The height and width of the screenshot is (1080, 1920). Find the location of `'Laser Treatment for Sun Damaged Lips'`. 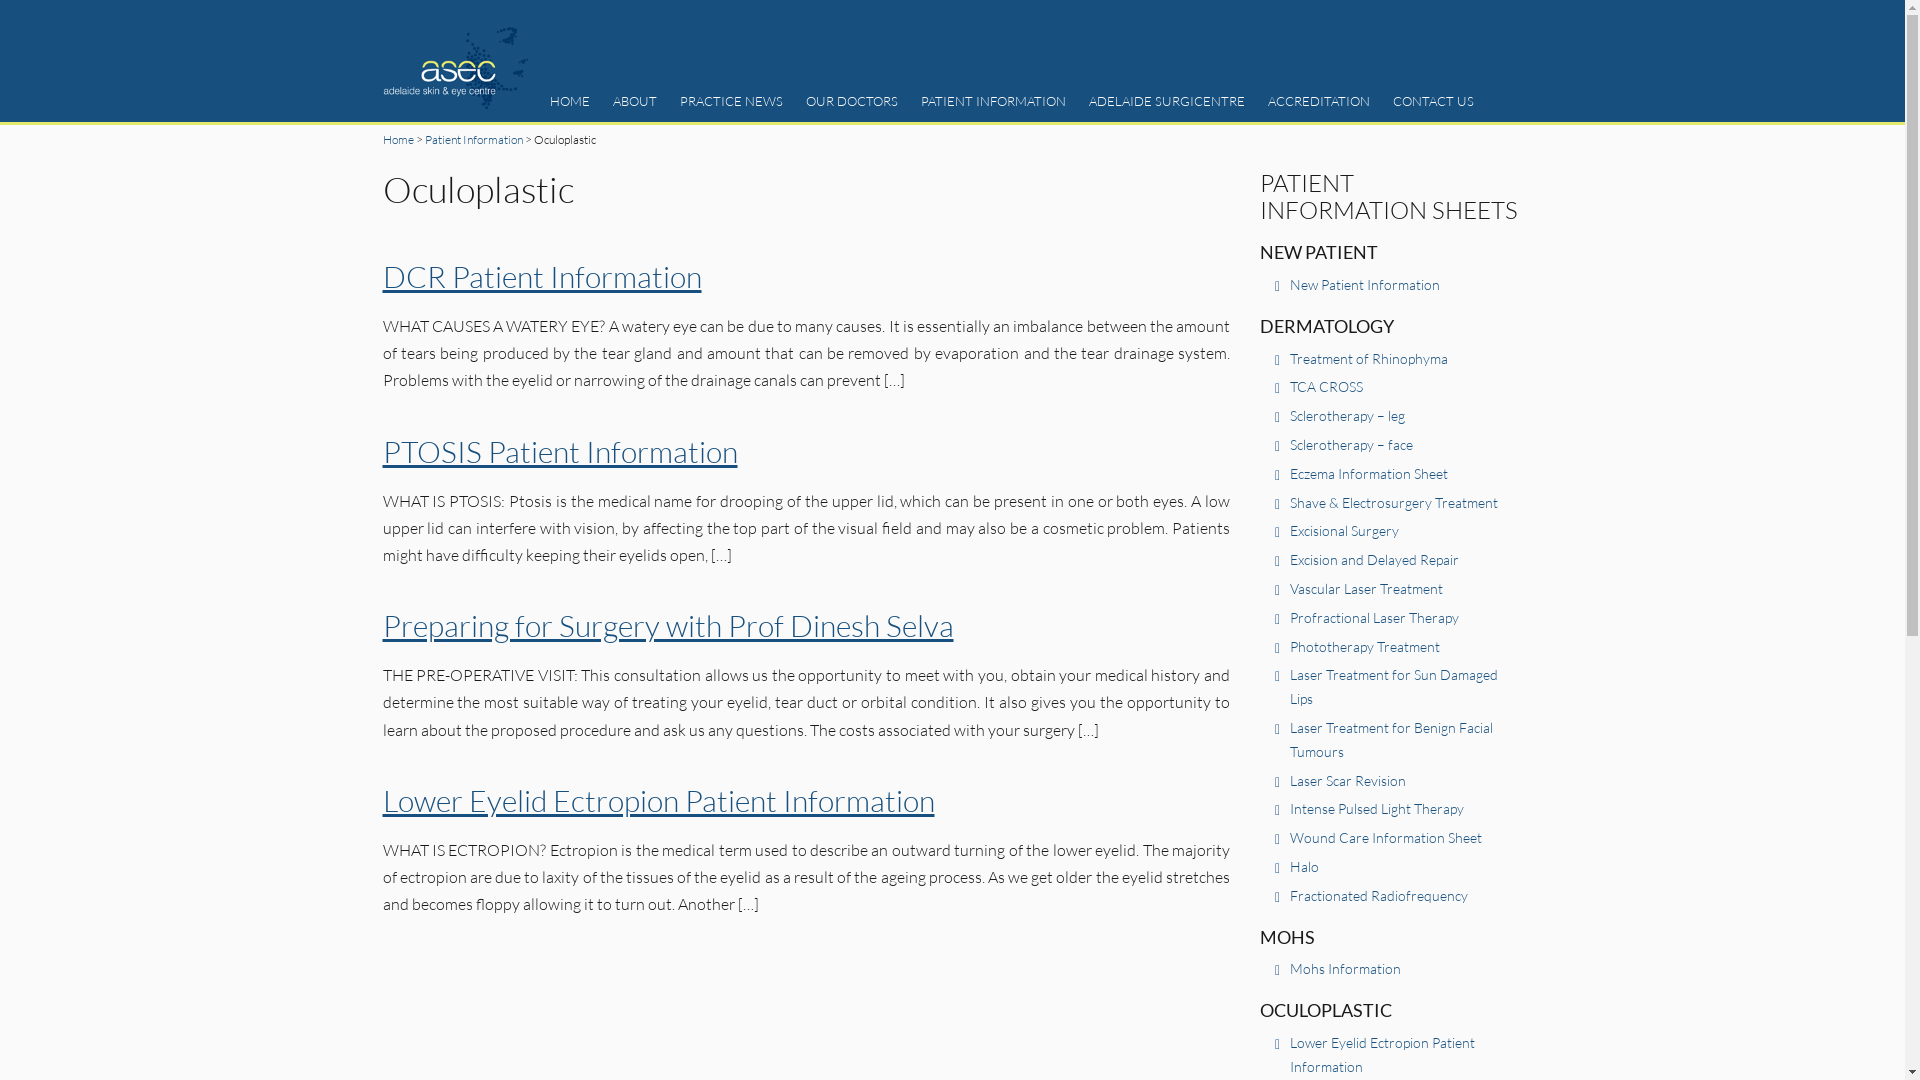

'Laser Treatment for Sun Damaged Lips' is located at coordinates (1392, 685).